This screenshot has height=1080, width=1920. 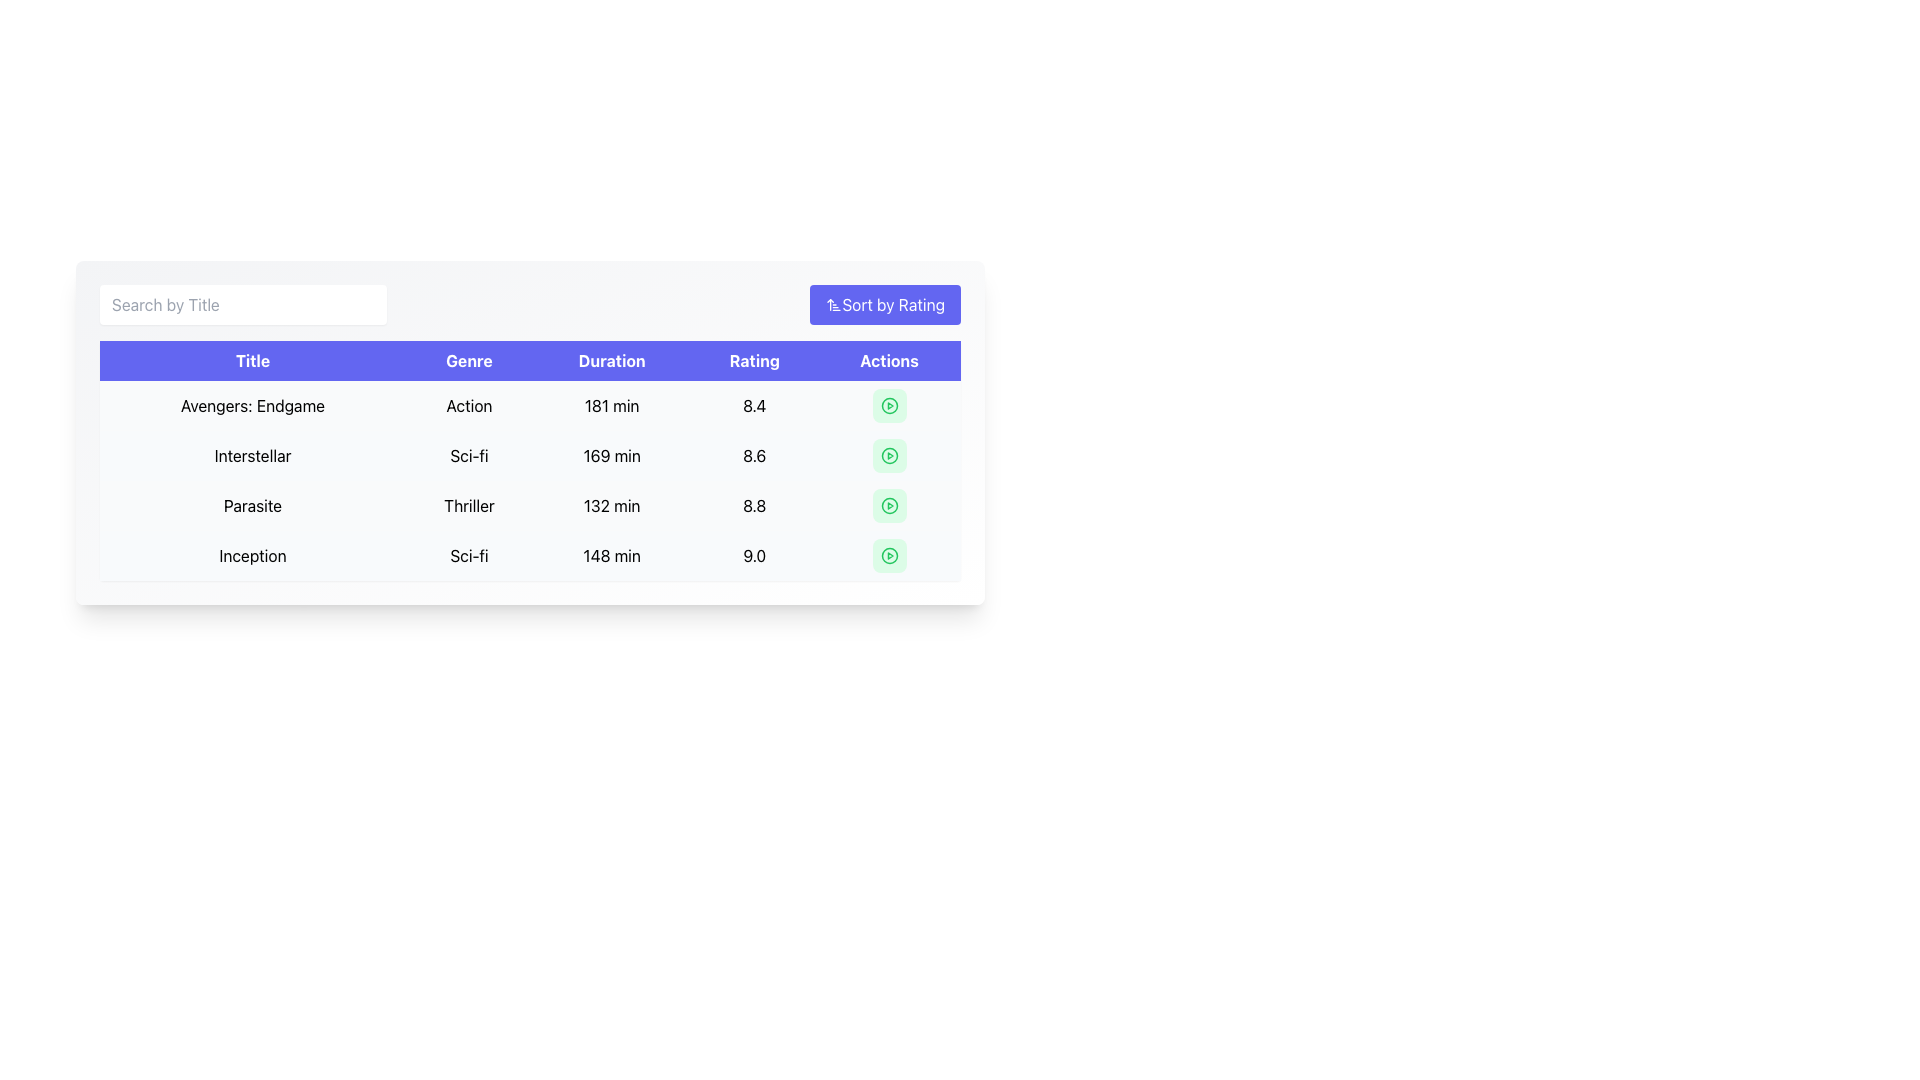 What do you see at coordinates (888, 504) in the screenshot?
I see `the play button for the movie 'Parasite' located in the fourth row and fifth column of the actions table to initiate playback` at bounding box center [888, 504].